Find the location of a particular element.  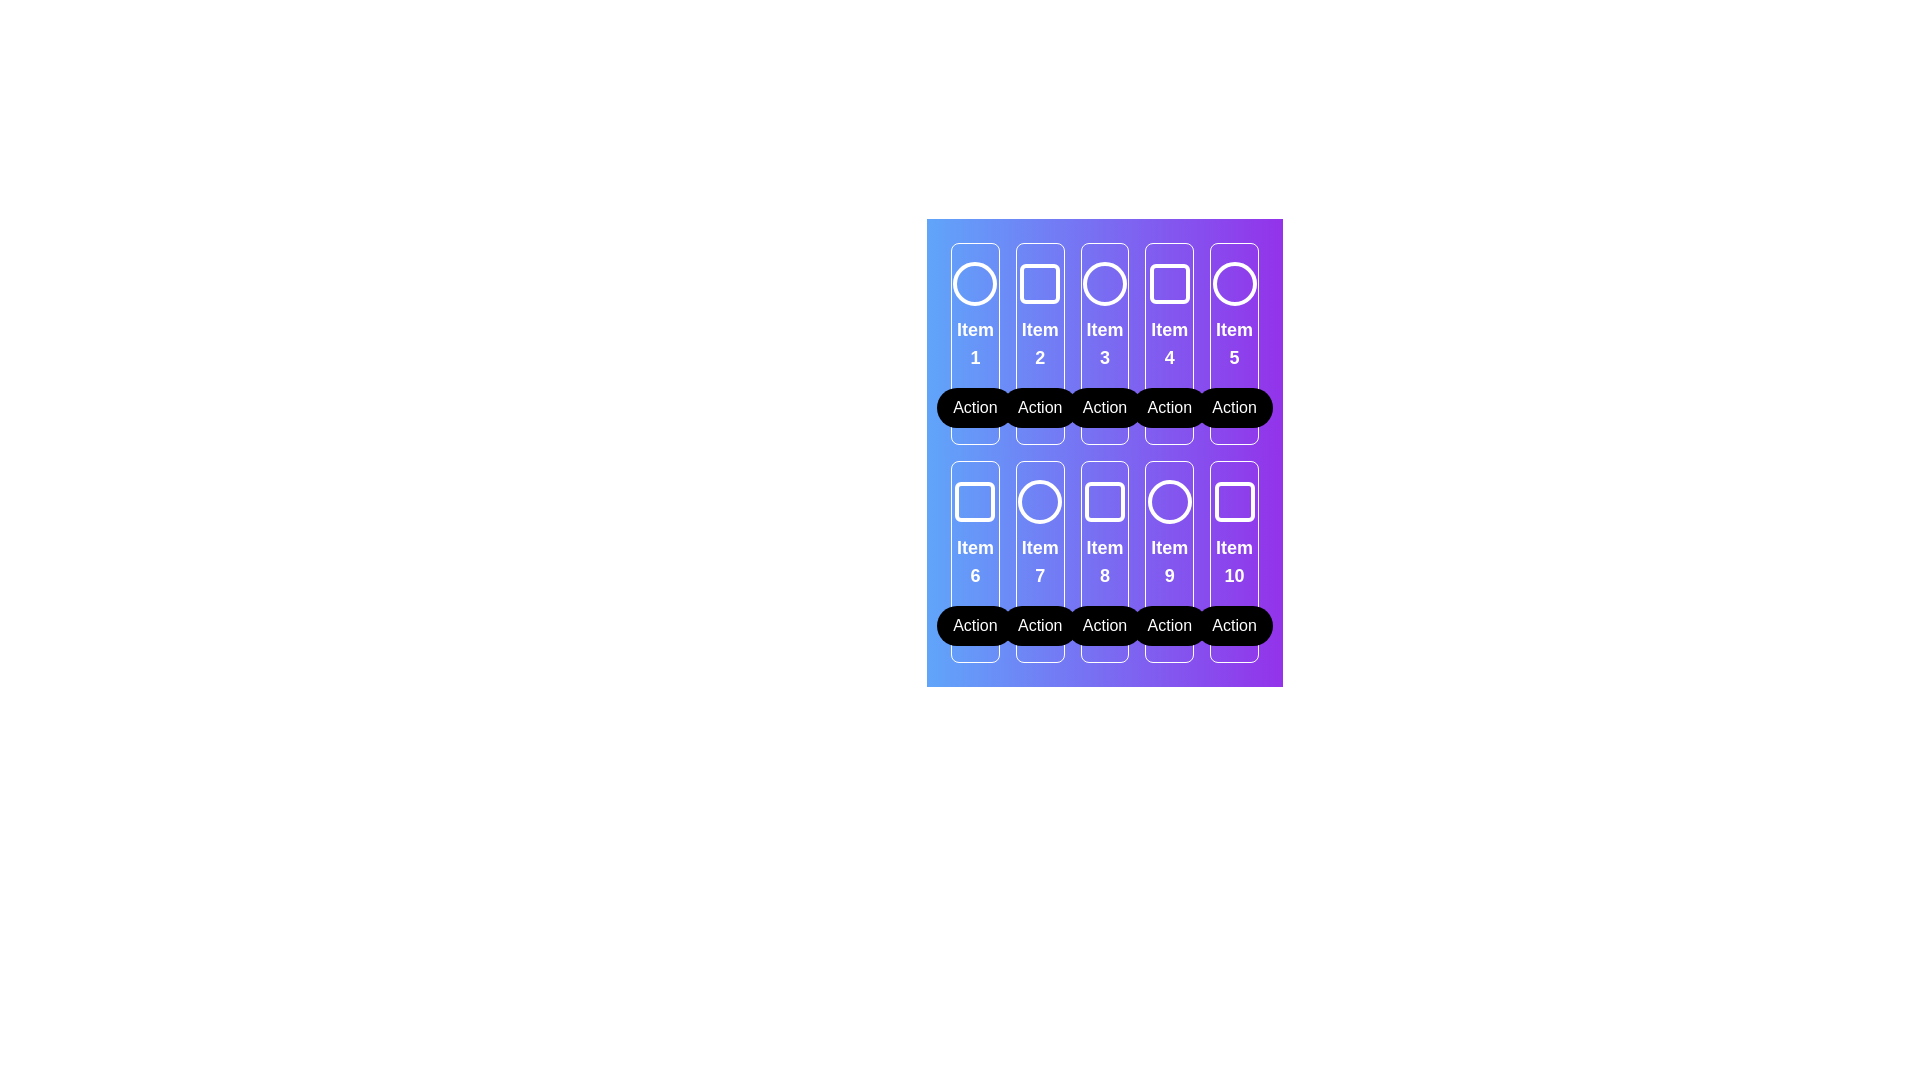

the square-shaped UI component with a black border located at the top center area of the 'Item 10' card is located at coordinates (1233, 500).